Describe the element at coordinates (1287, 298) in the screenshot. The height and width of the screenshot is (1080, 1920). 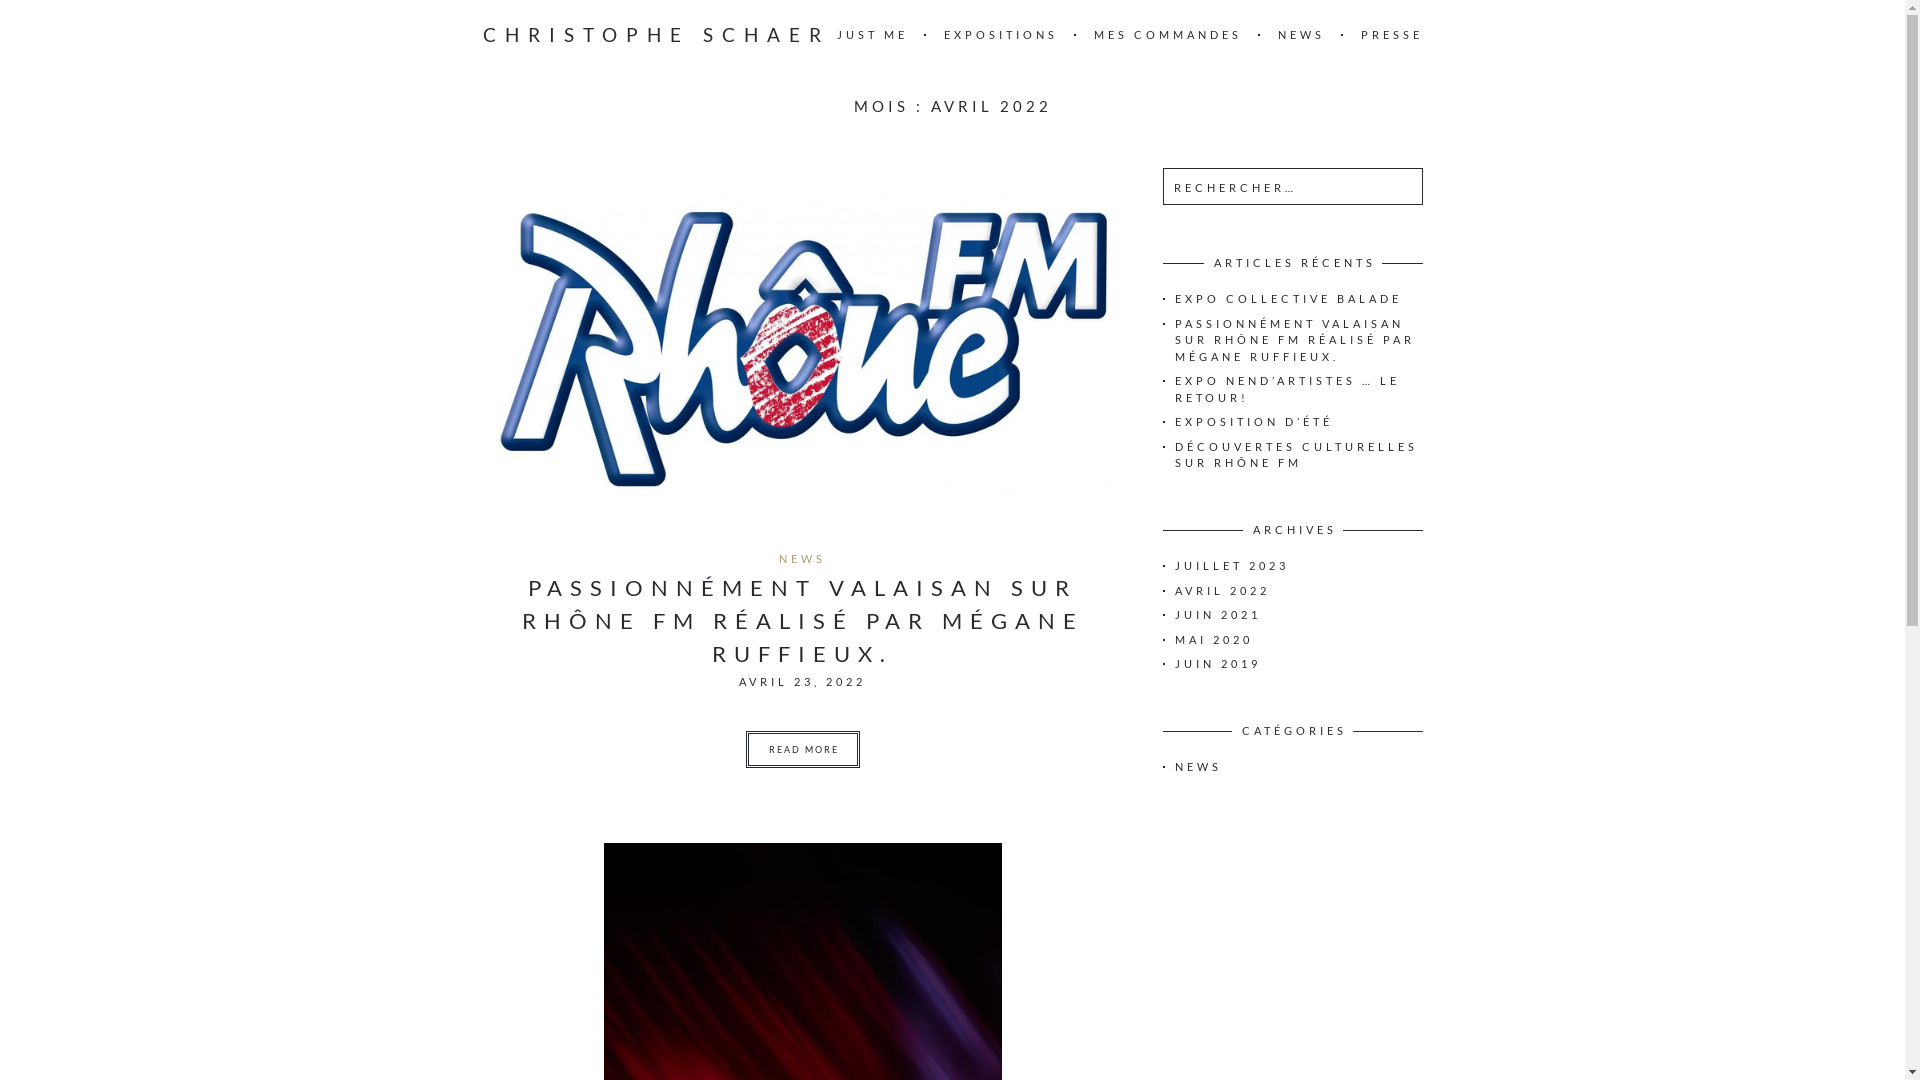
I see `'EXPO COLLECTIVE BALADE'` at that location.